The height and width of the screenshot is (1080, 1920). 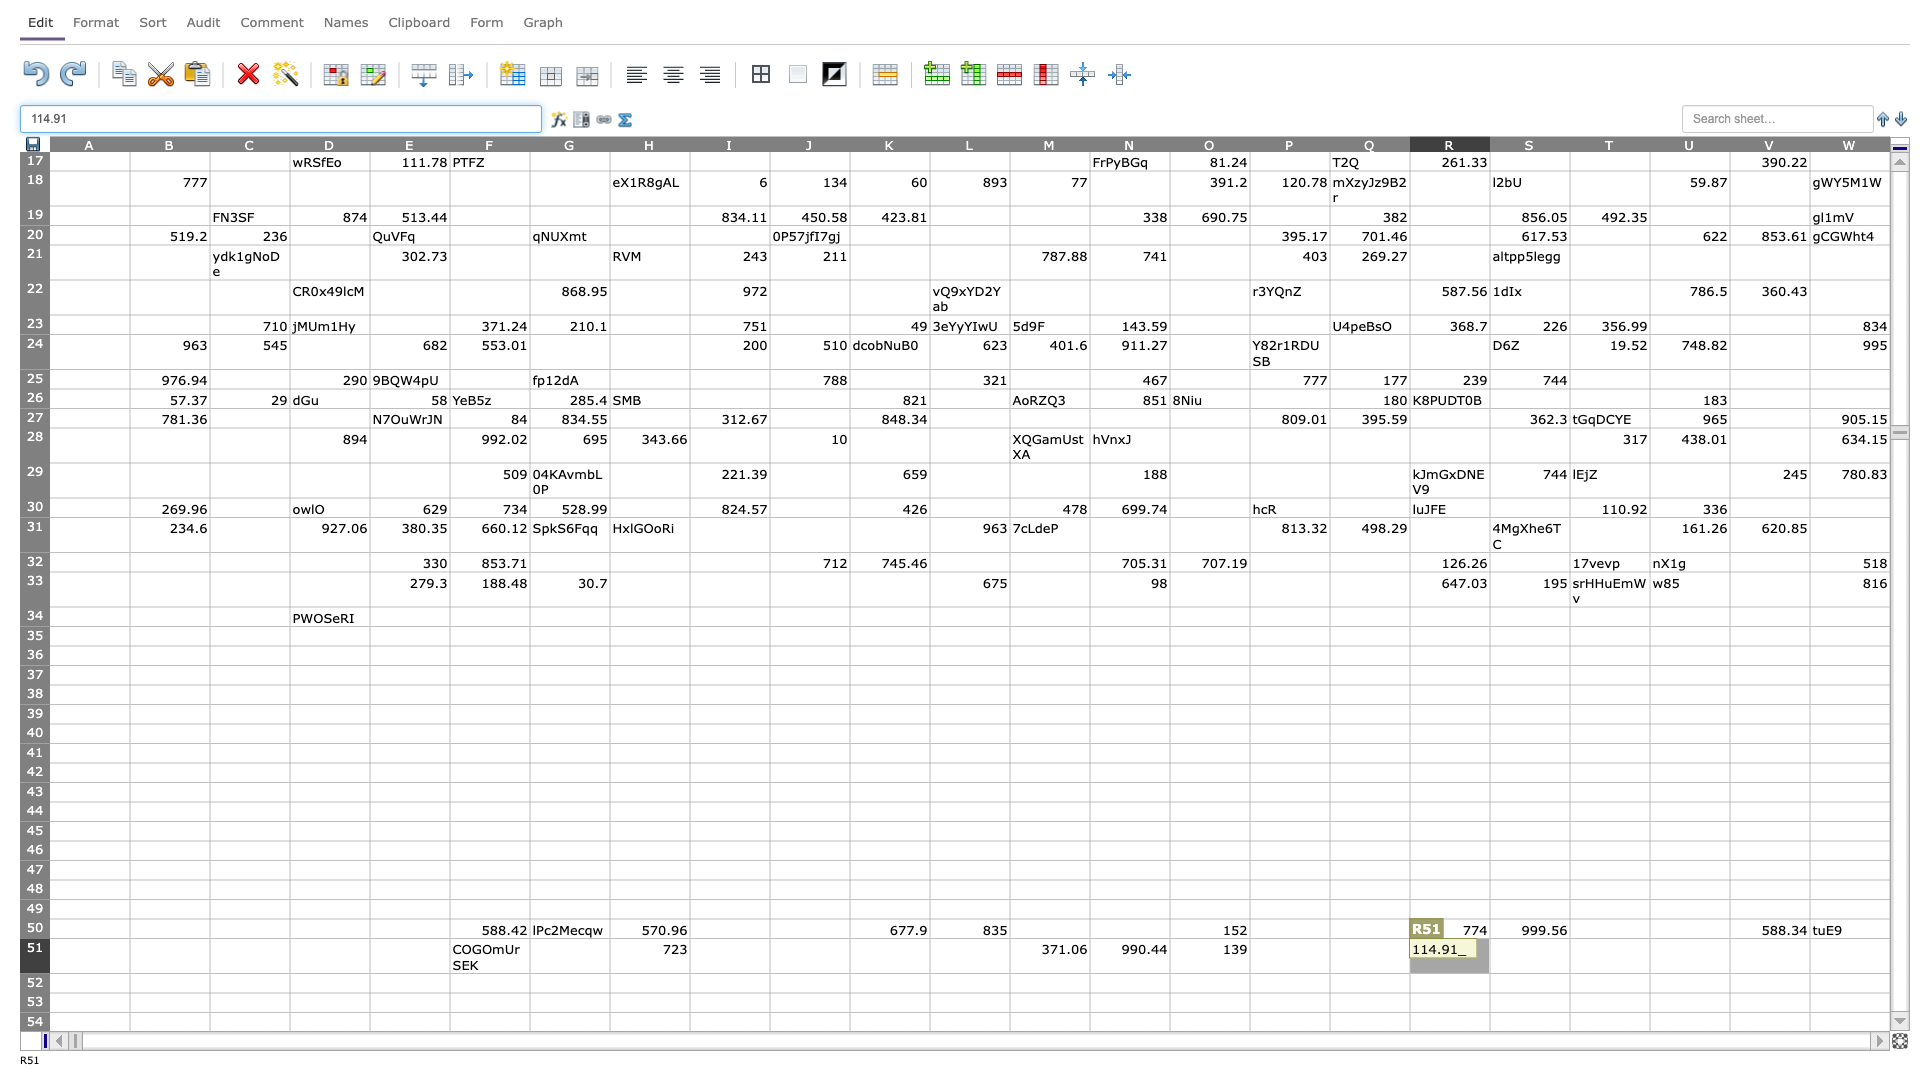 What do you see at coordinates (1489, 938) in the screenshot?
I see `top left corner of S51` at bounding box center [1489, 938].